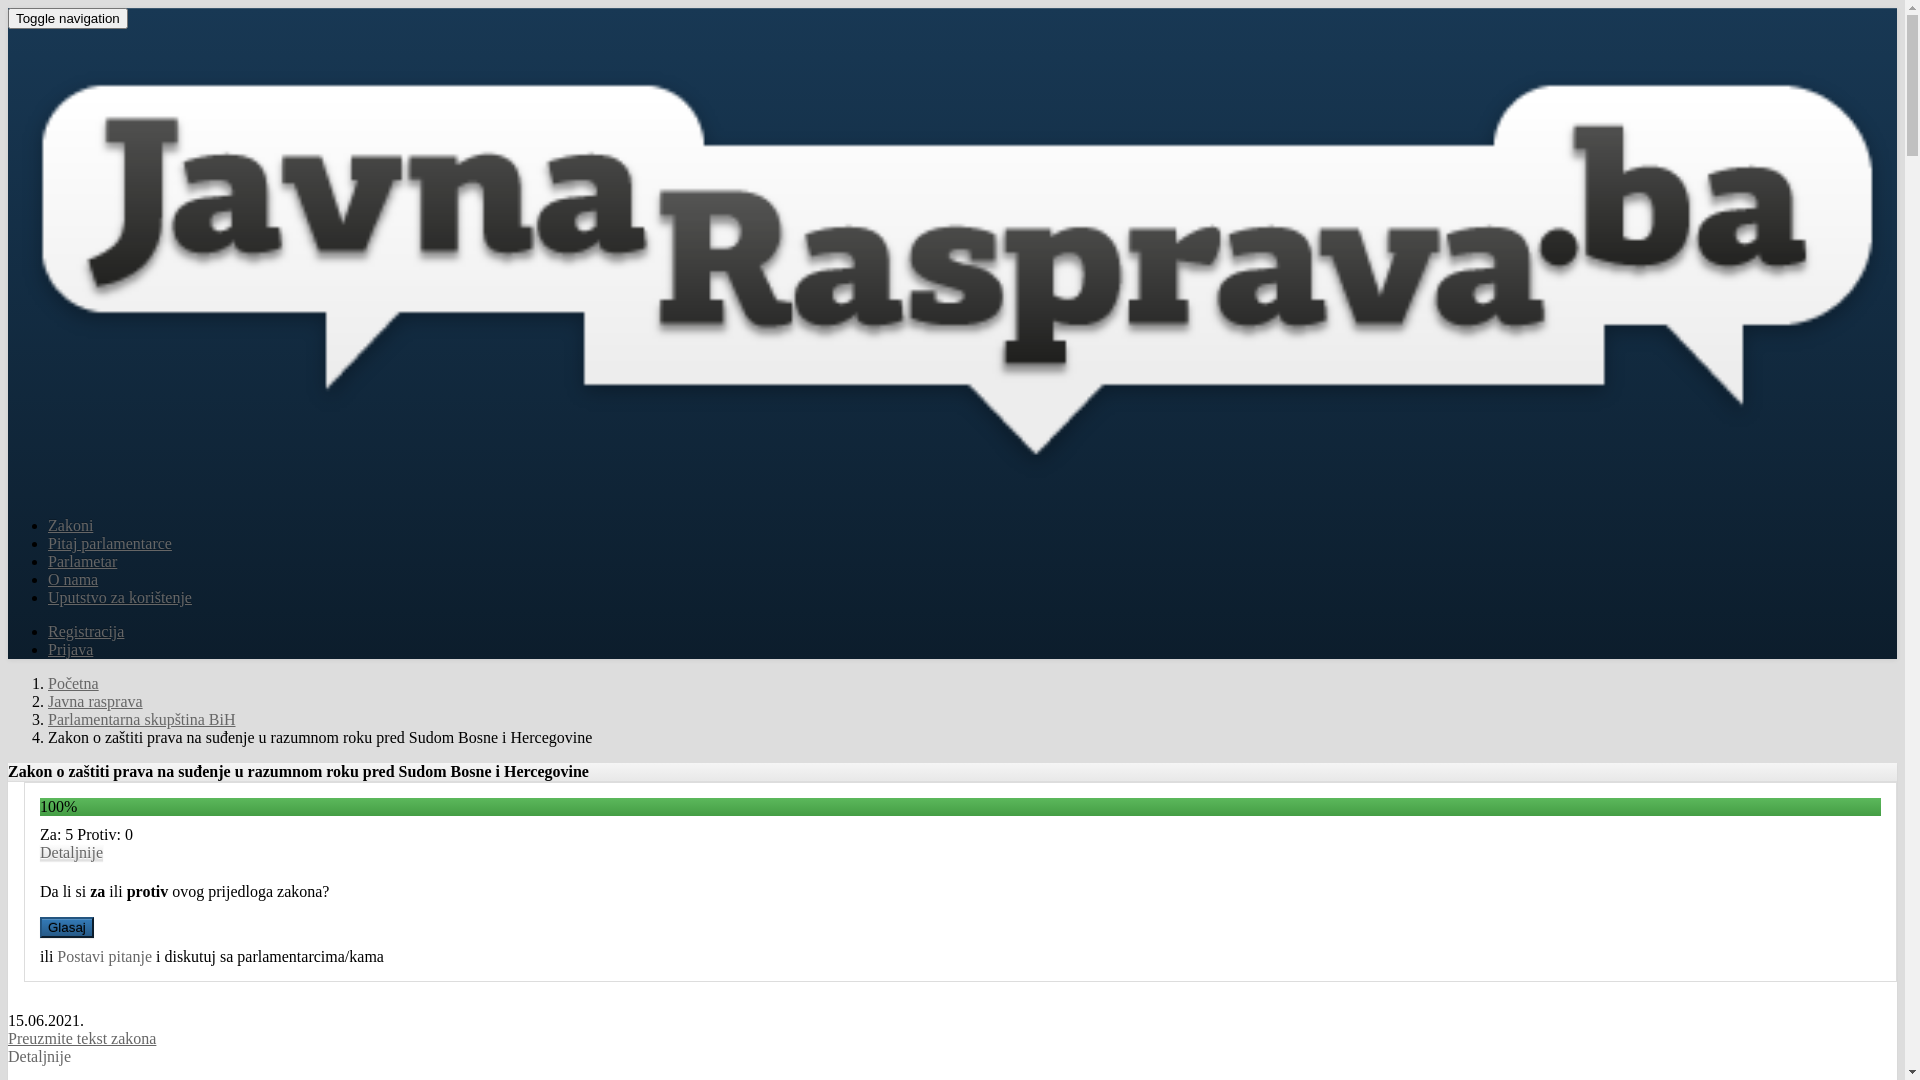 Image resolution: width=1920 pixels, height=1080 pixels. What do you see at coordinates (70, 649) in the screenshot?
I see `'Prijava'` at bounding box center [70, 649].